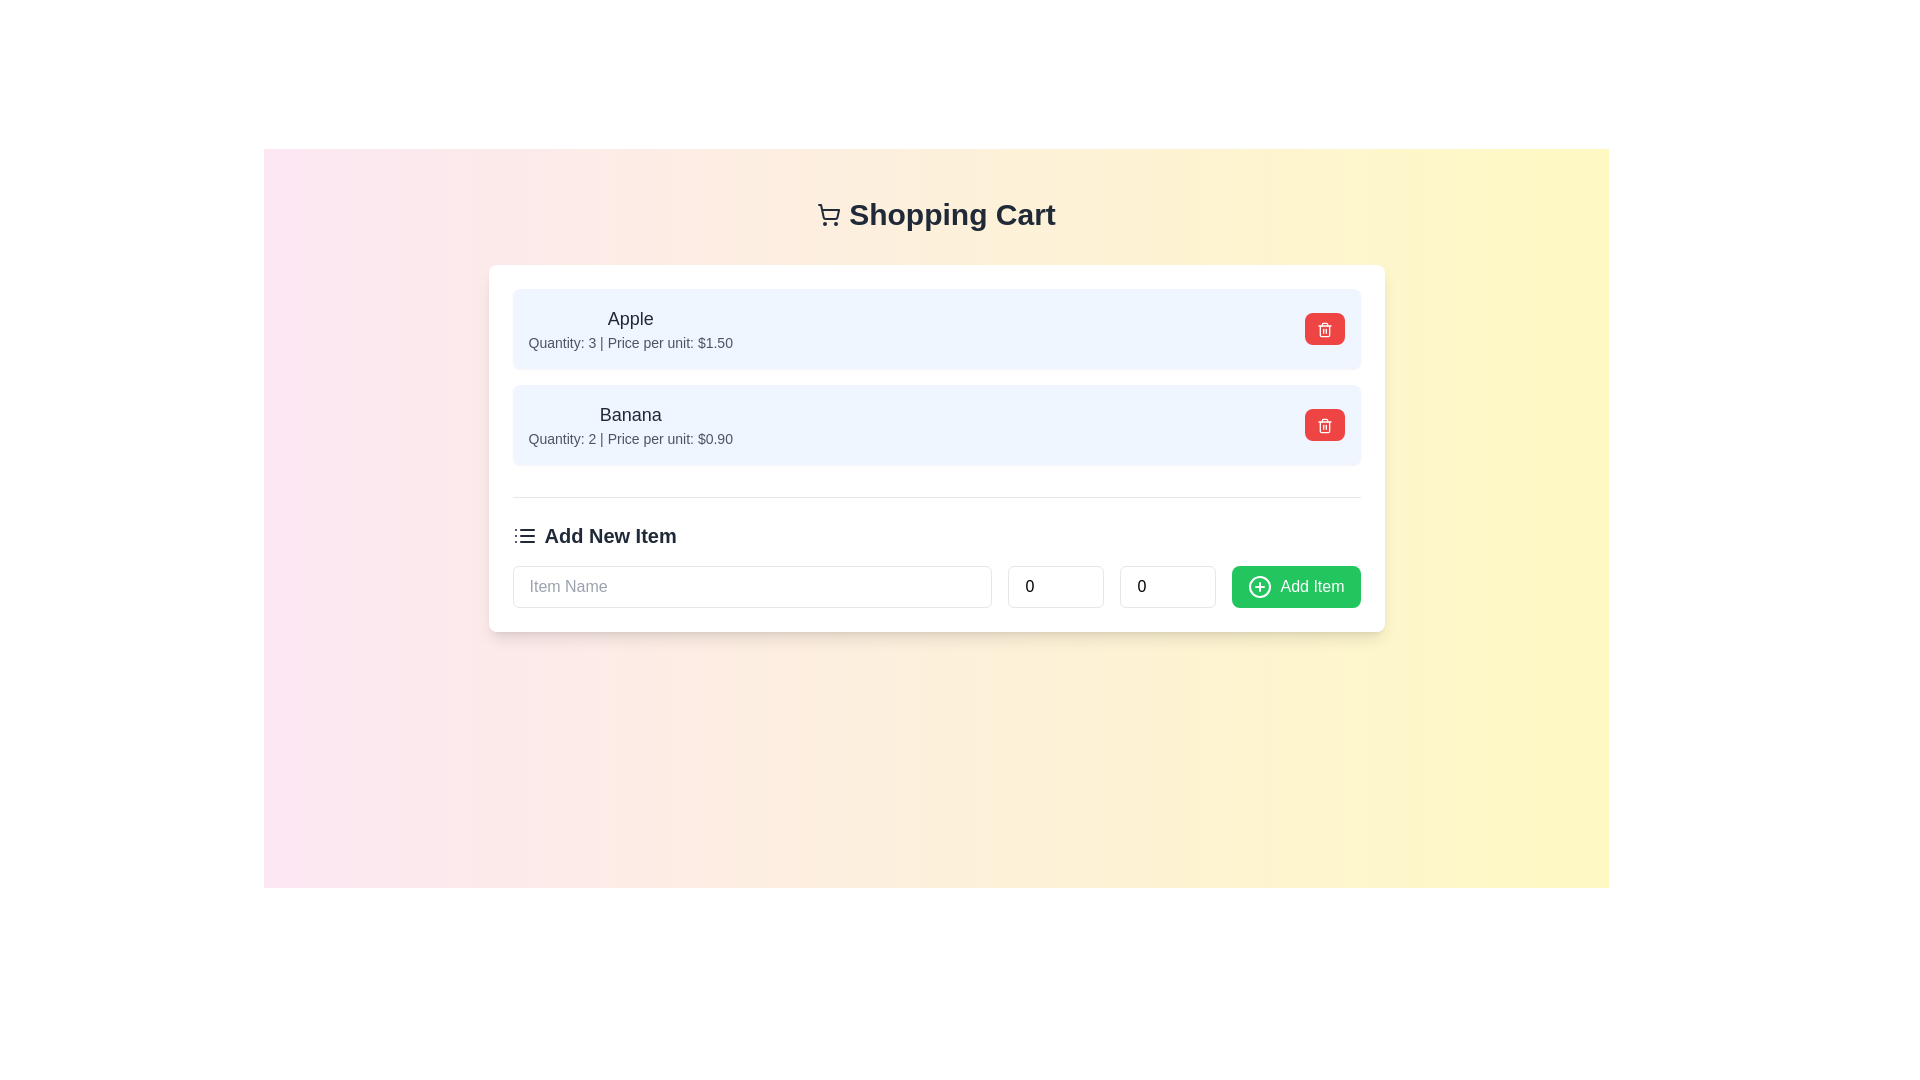 Image resolution: width=1920 pixels, height=1080 pixels. What do you see at coordinates (935, 215) in the screenshot?
I see `the title or heading element of the shopping cart interface` at bounding box center [935, 215].